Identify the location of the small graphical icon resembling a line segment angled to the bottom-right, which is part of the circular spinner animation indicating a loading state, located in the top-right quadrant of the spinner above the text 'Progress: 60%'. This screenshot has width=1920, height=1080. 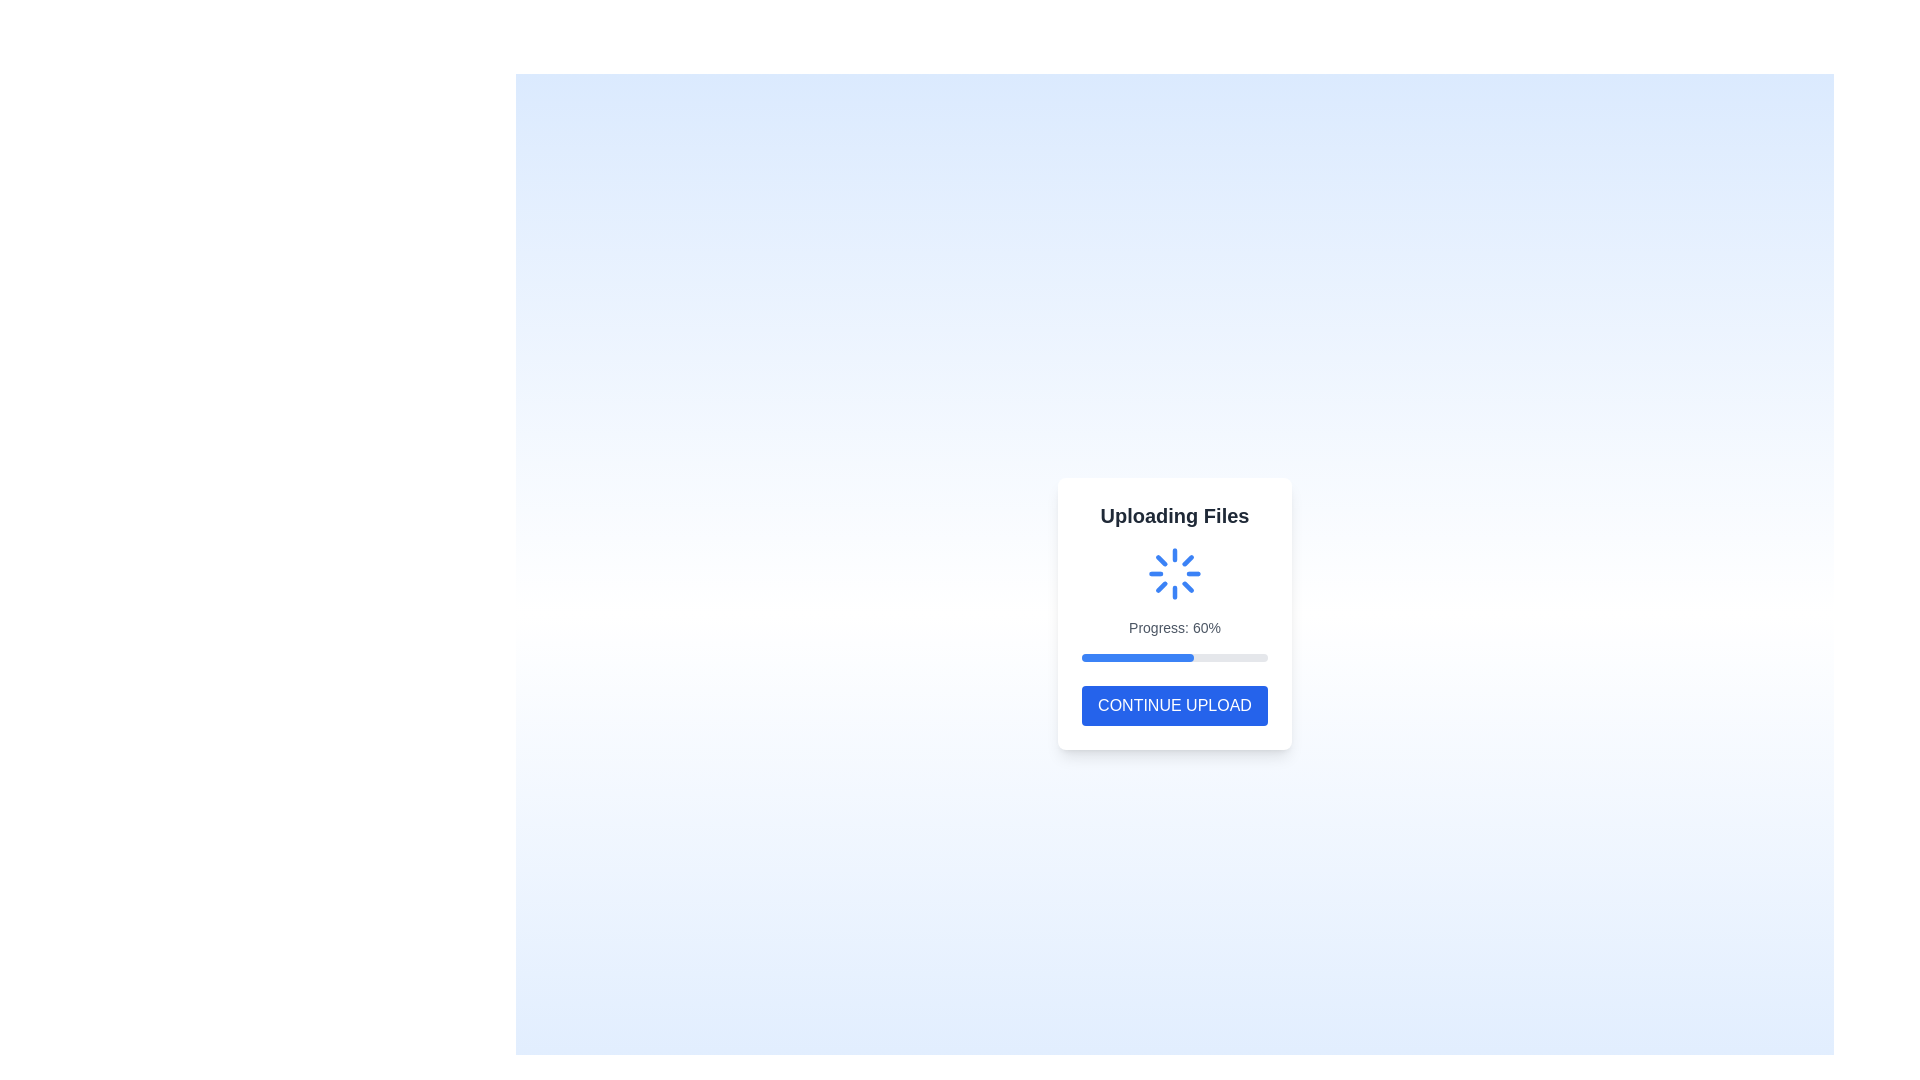
(1191, 582).